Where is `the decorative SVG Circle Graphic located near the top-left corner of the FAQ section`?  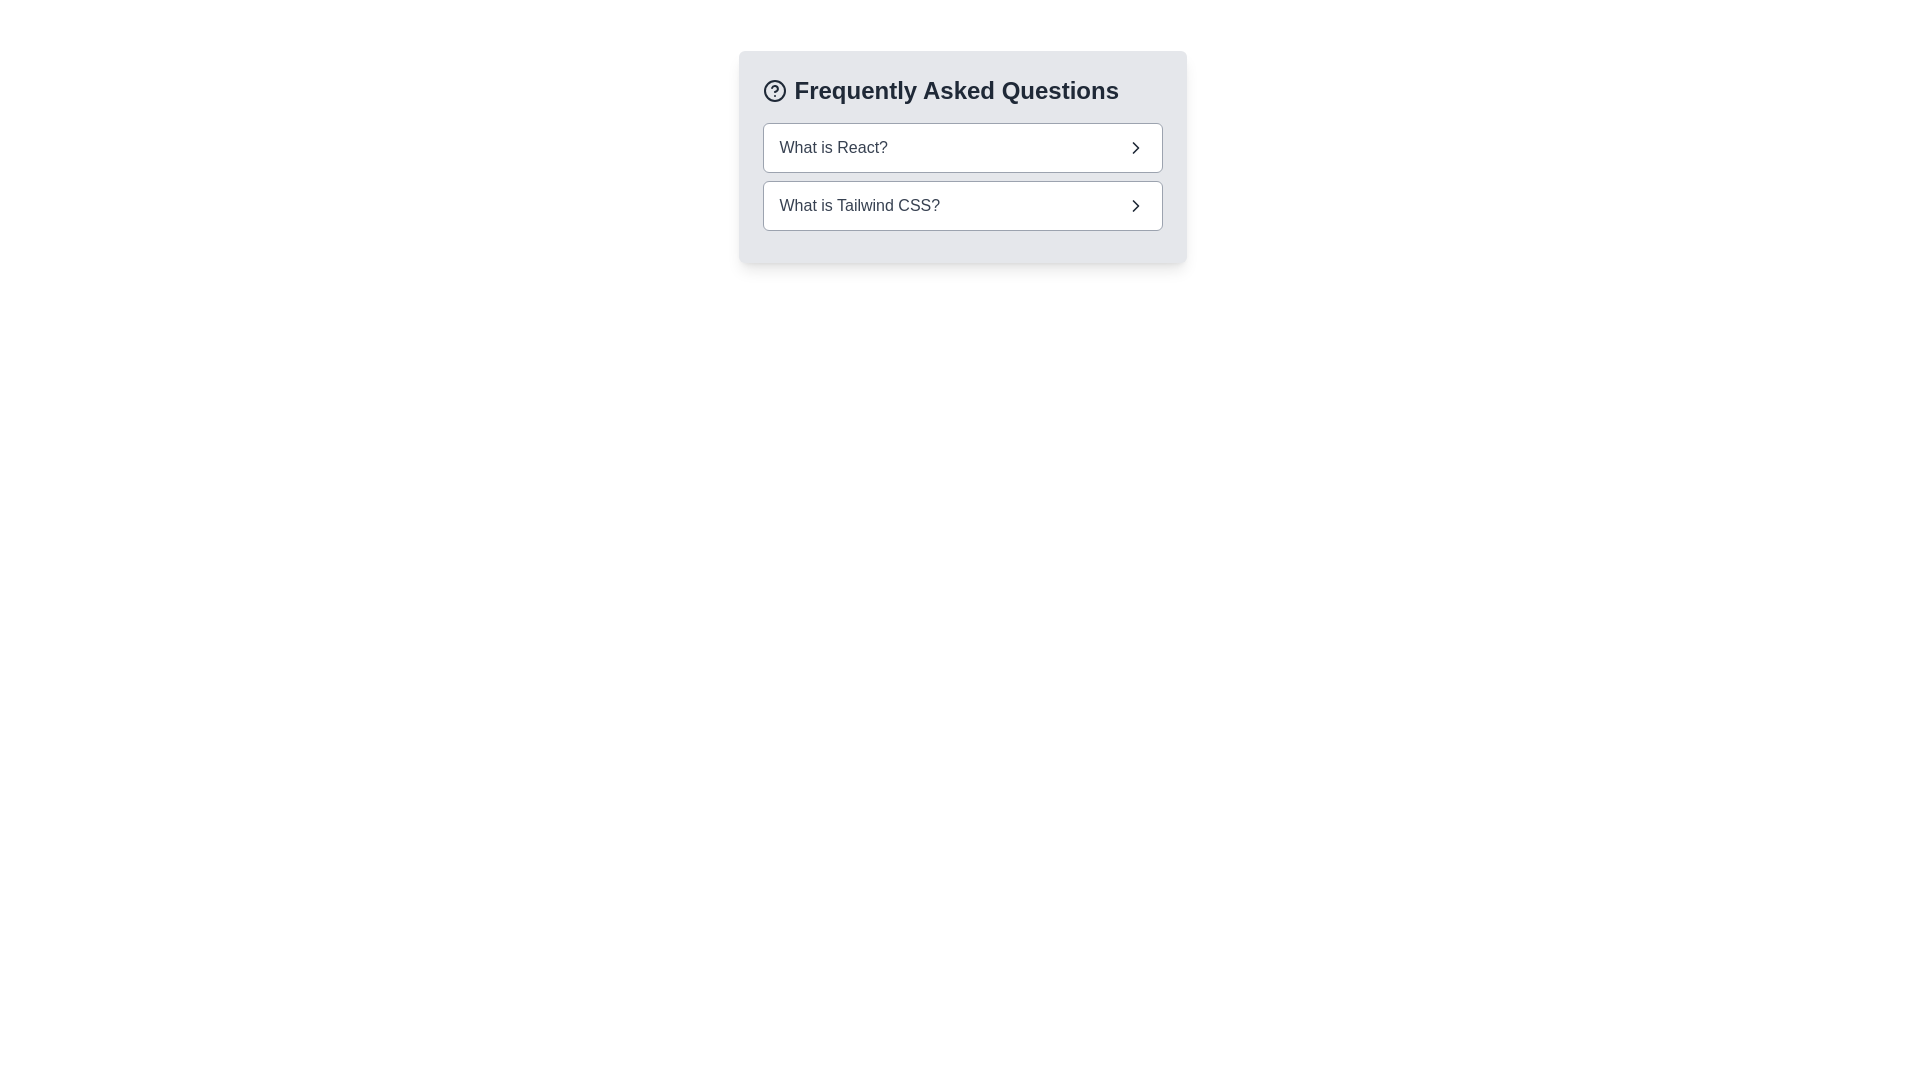
the decorative SVG Circle Graphic located near the top-left corner of the FAQ section is located at coordinates (773, 91).